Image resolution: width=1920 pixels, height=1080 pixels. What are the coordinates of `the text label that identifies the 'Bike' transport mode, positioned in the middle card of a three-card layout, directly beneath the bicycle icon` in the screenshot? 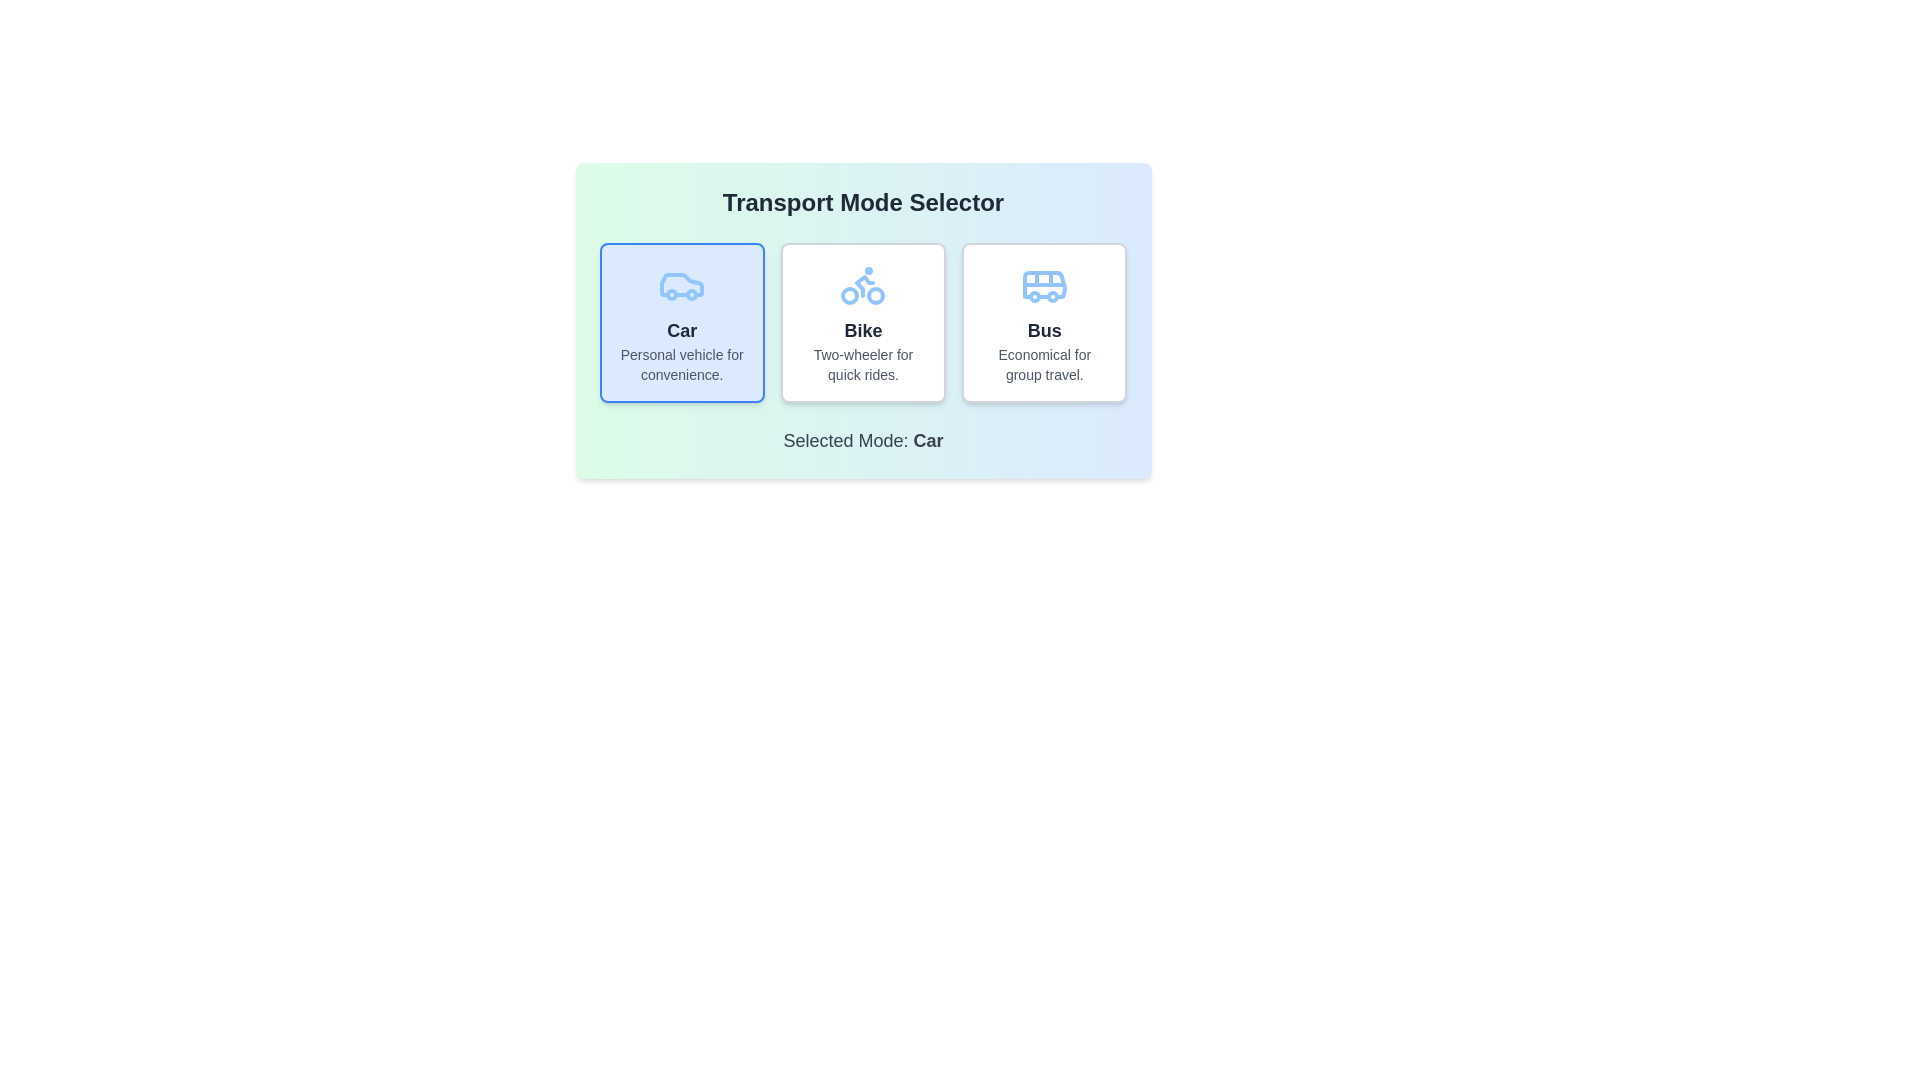 It's located at (863, 330).